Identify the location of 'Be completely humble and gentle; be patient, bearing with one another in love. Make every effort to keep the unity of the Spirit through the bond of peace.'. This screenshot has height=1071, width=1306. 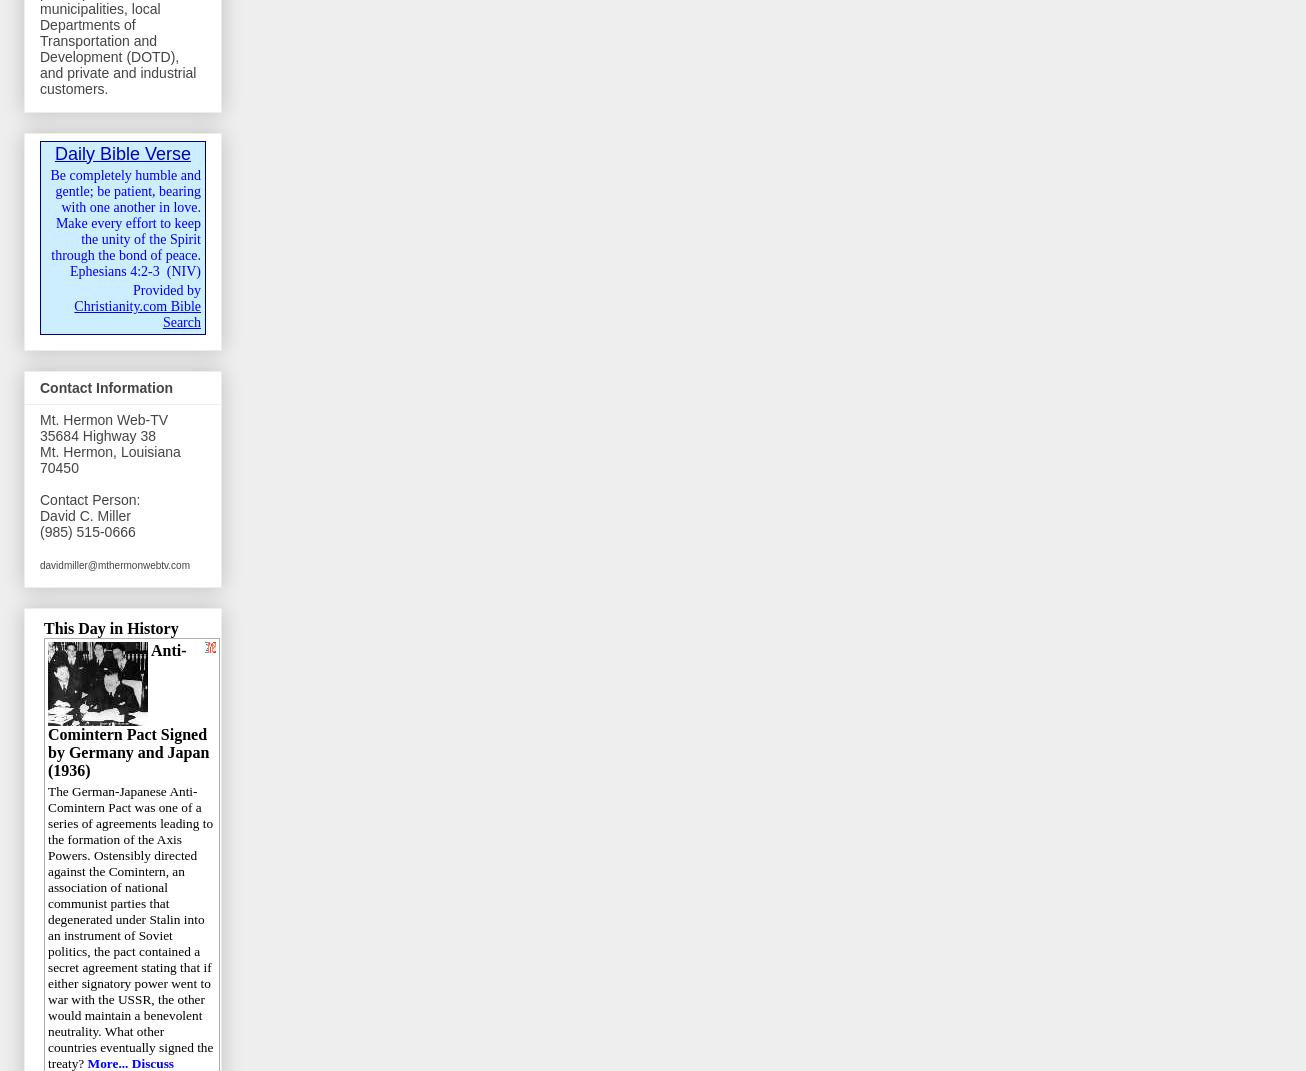
(124, 213).